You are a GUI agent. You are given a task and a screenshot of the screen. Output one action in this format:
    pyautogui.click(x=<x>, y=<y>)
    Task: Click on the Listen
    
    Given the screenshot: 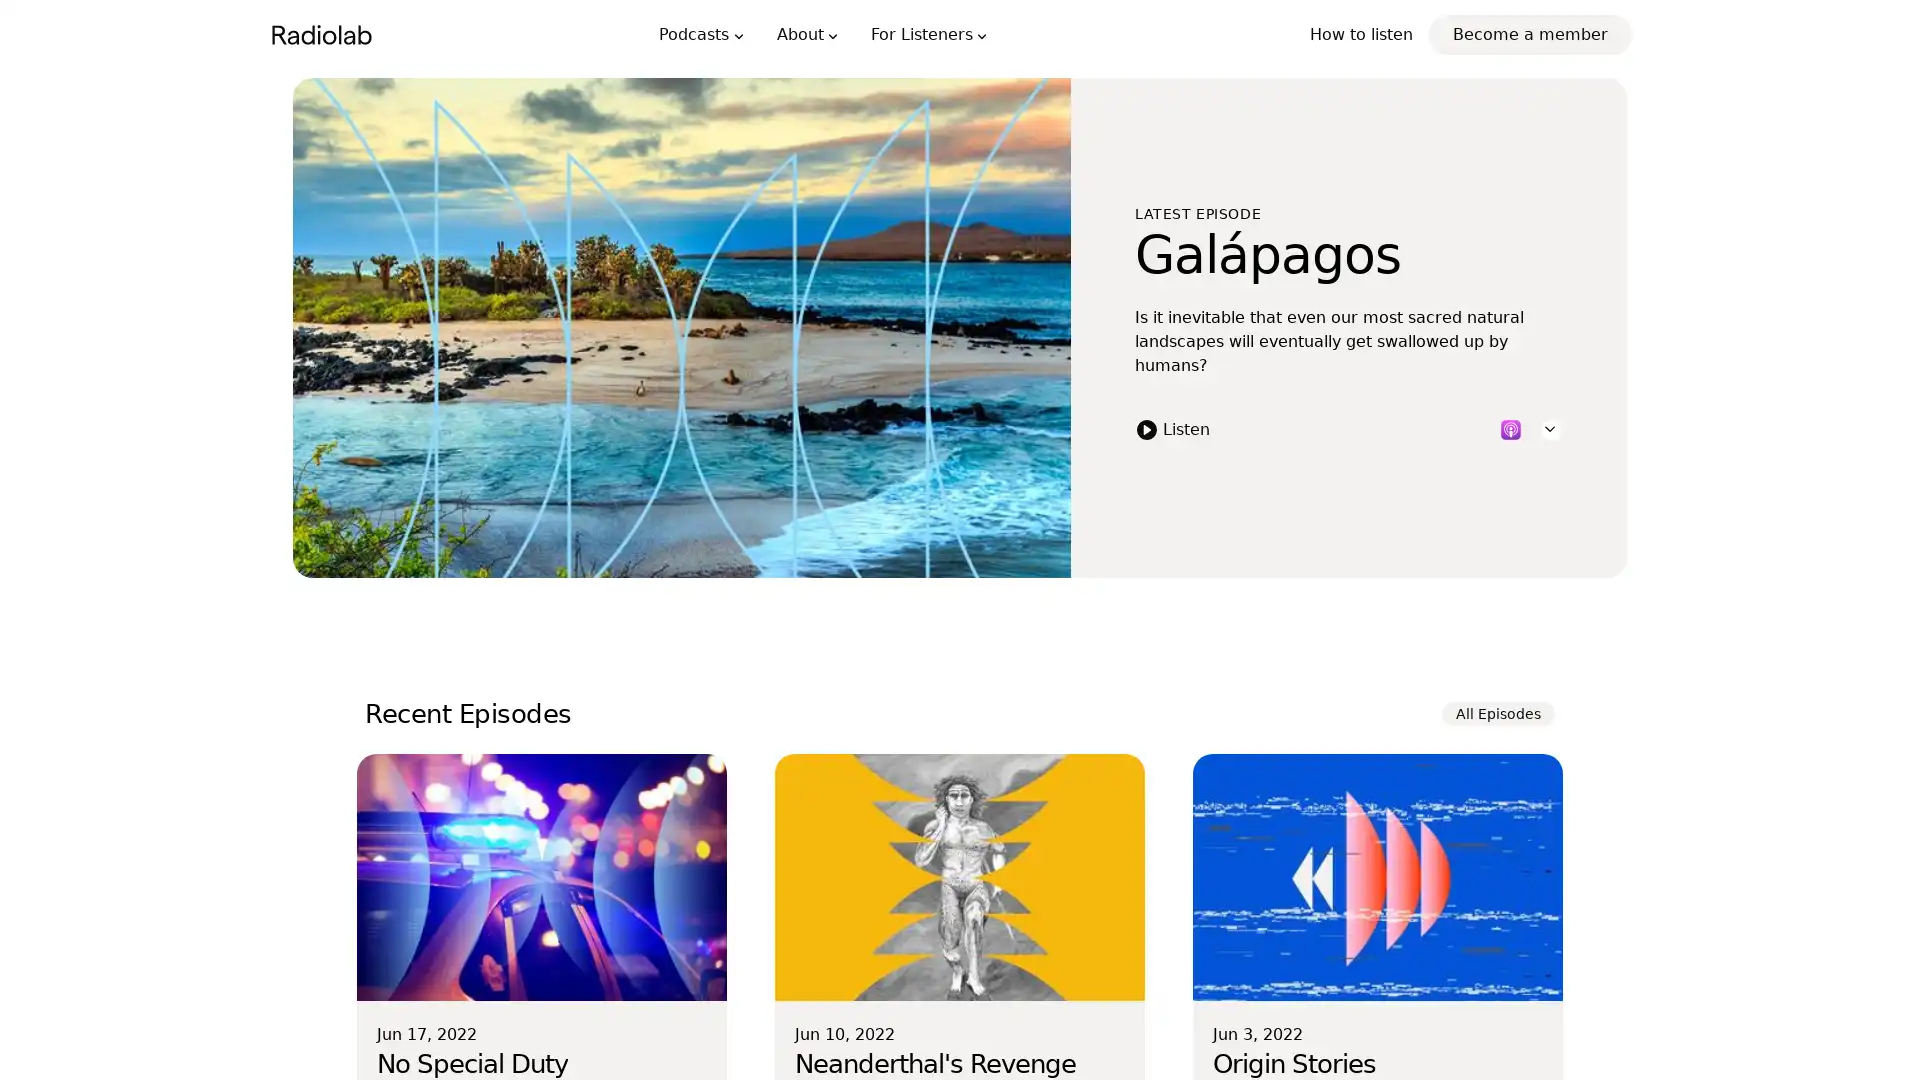 What is the action you would take?
    pyautogui.click(x=1179, y=427)
    